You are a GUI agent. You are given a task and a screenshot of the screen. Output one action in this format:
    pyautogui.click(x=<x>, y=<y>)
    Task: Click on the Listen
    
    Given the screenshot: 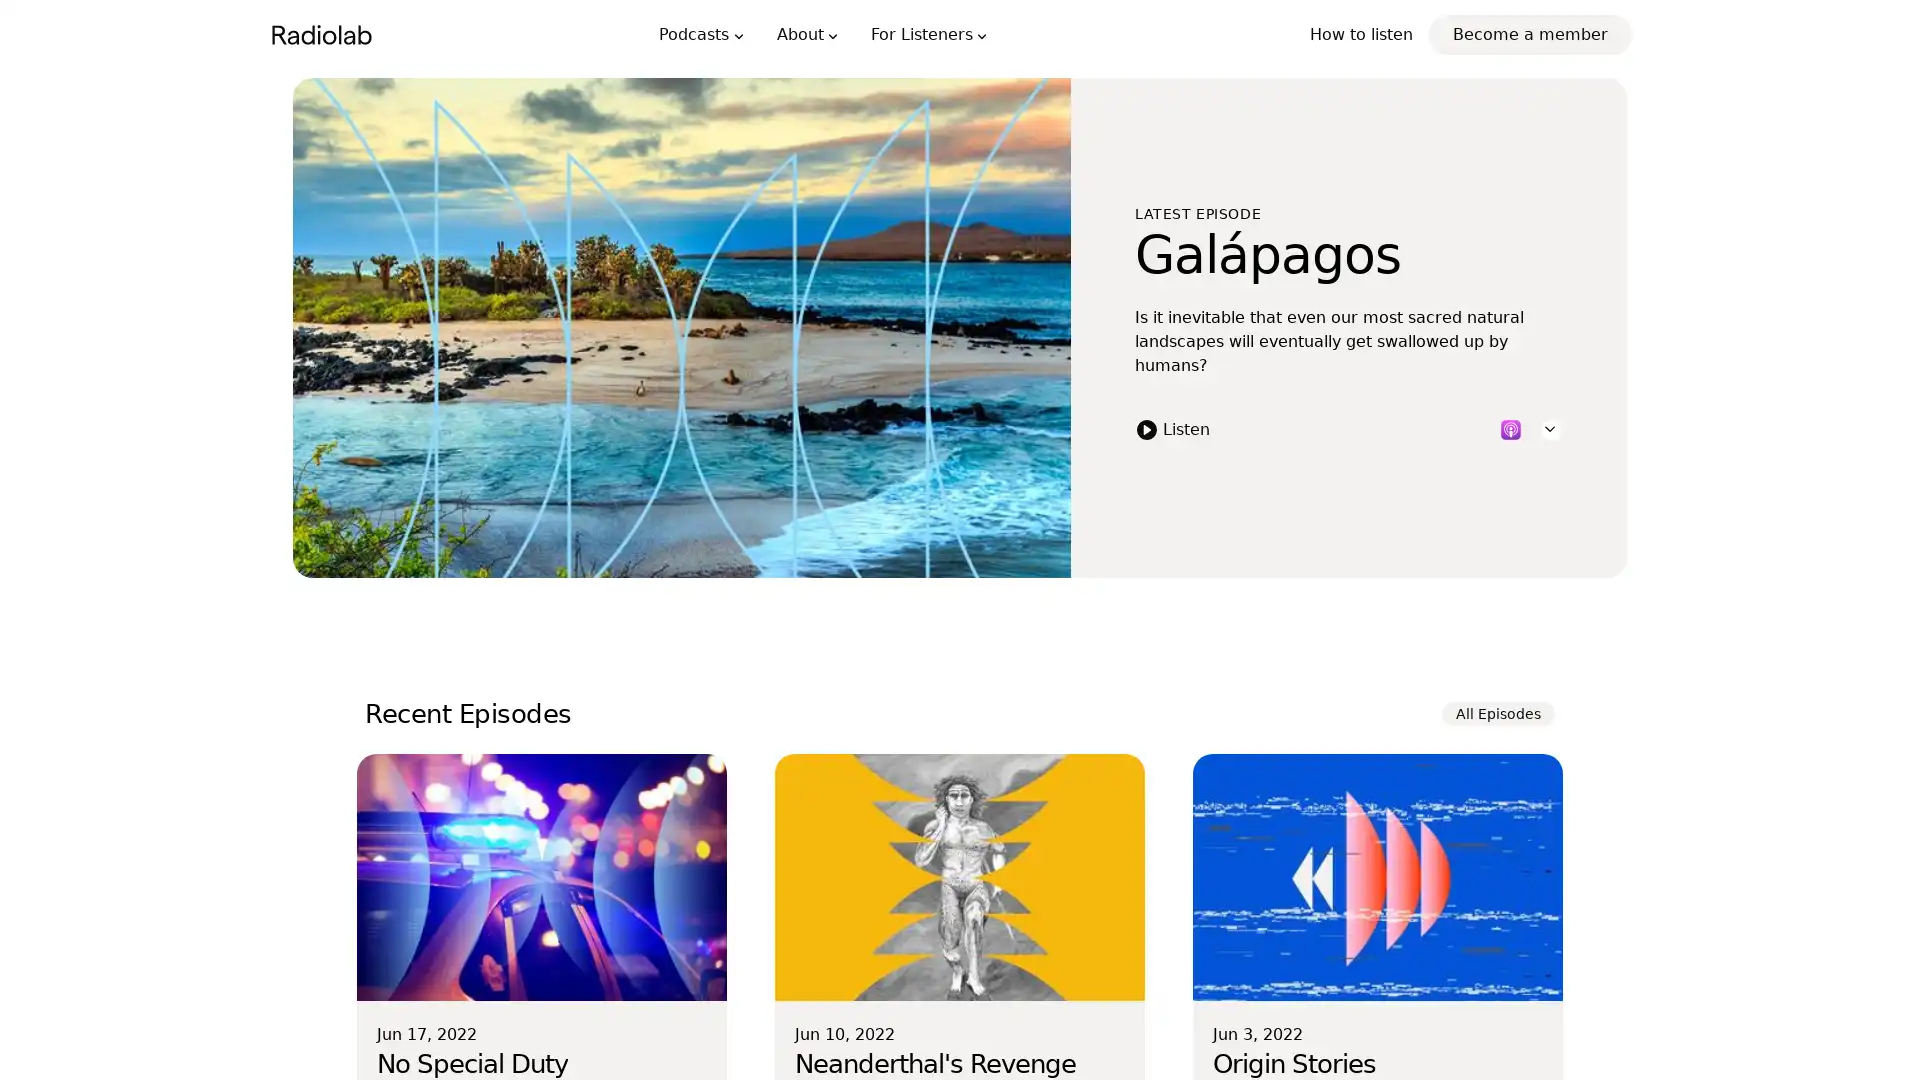 What is the action you would take?
    pyautogui.click(x=1179, y=427)
    